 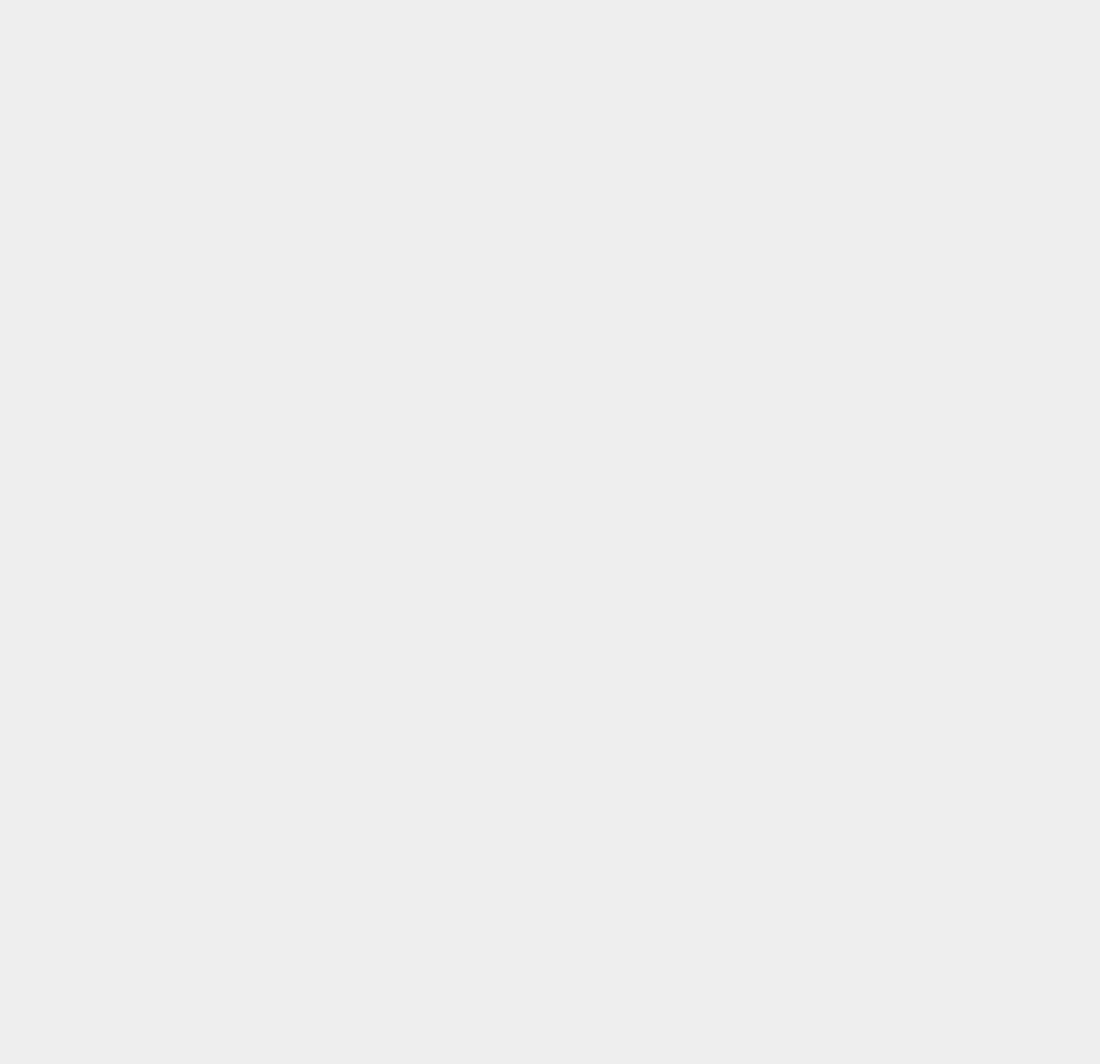 I want to click on 'Wix to Shopify Migration: Transferring Website from Wix to Shopify', so click(x=920, y=537).